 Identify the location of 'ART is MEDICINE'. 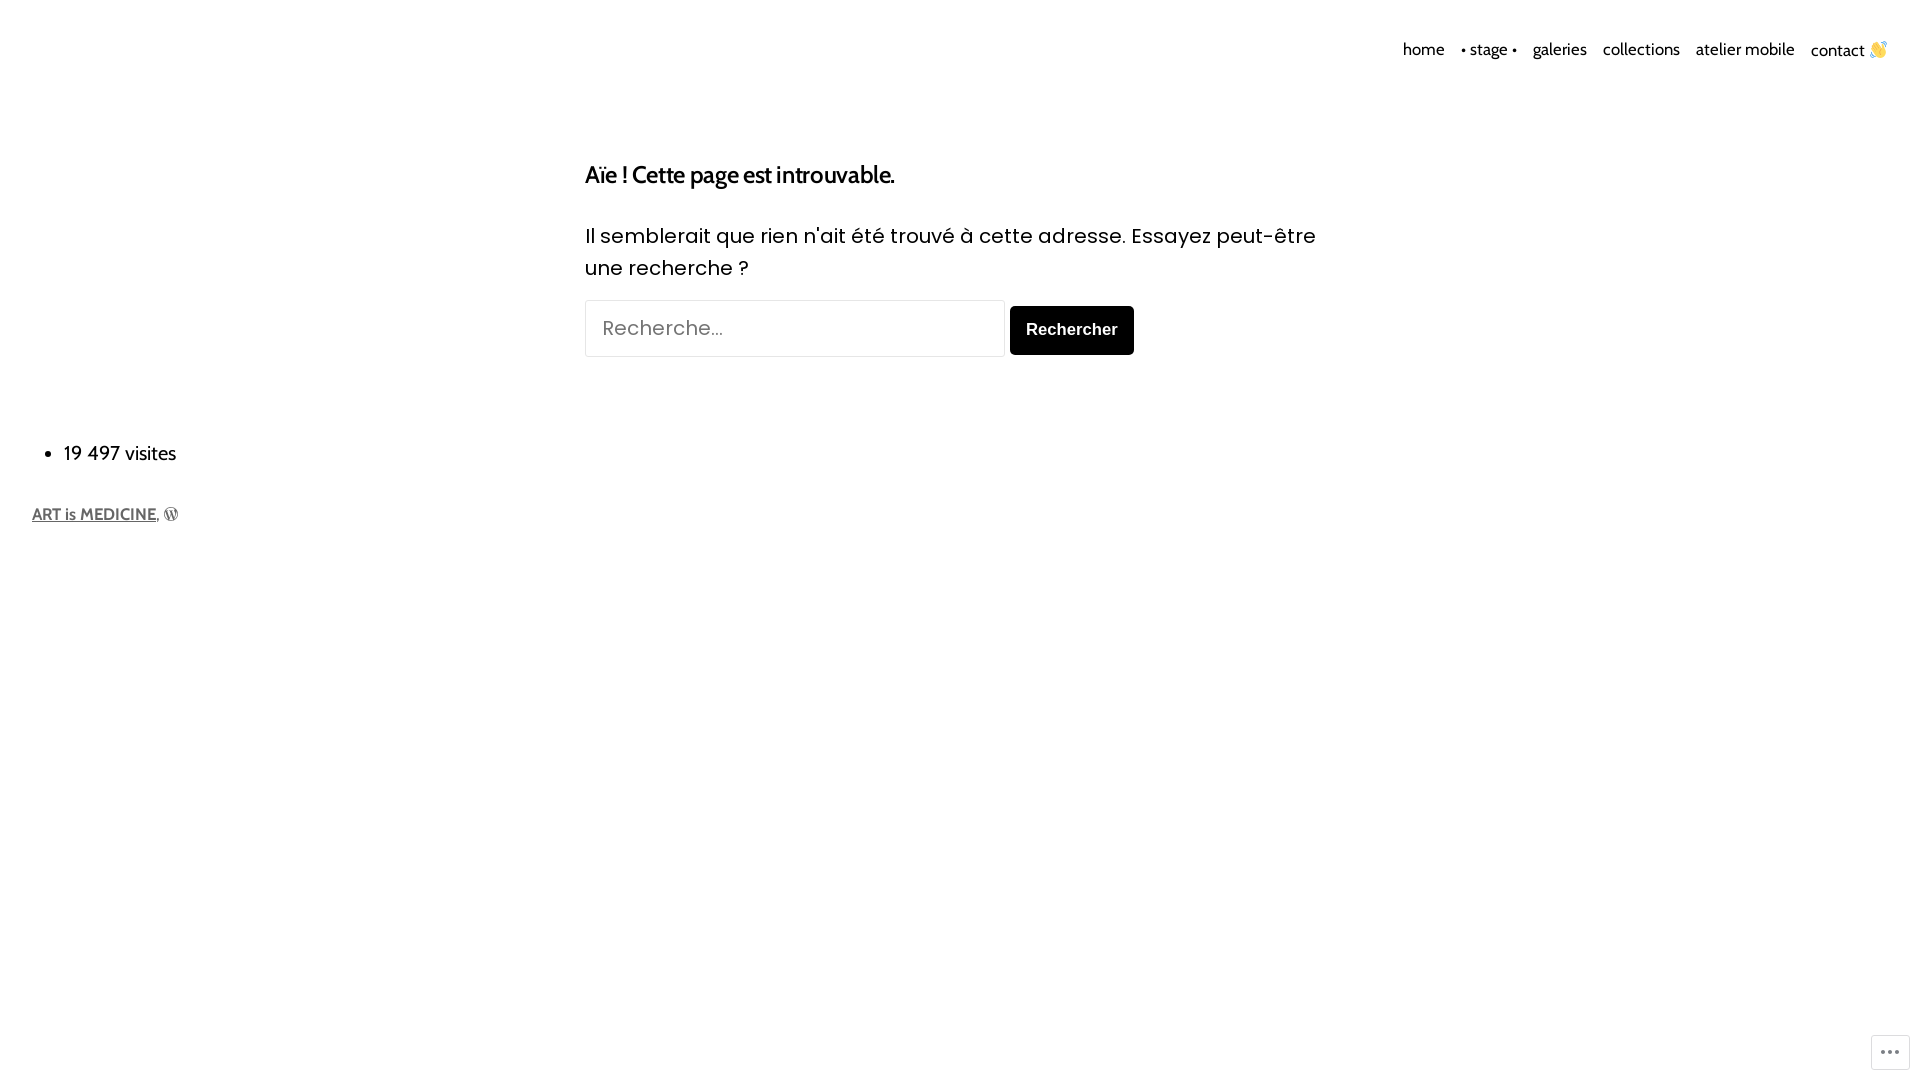
(93, 512).